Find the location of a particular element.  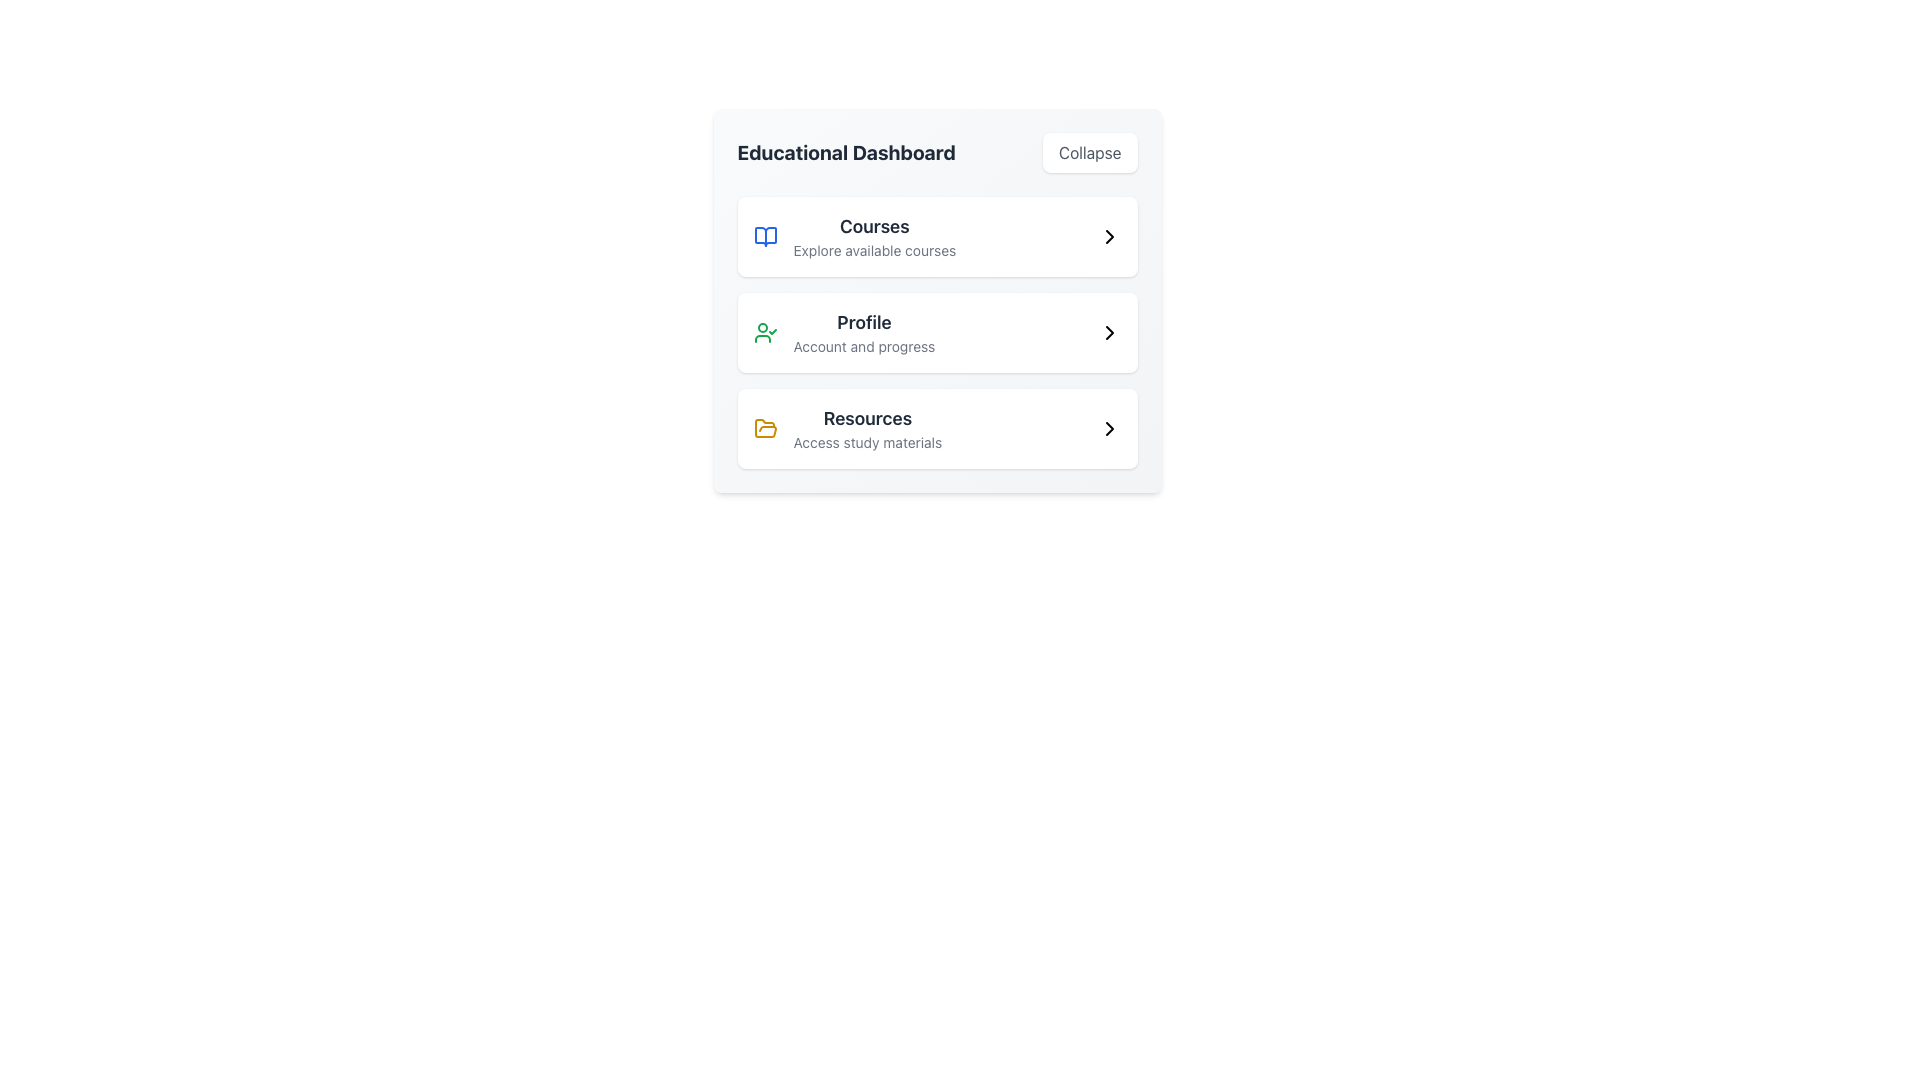

the chevron-right arrow icon located on the far right of the 'Resources' section, adjacent to the 'Access study materials' text, to indicate navigation to further details is located at coordinates (1108, 427).